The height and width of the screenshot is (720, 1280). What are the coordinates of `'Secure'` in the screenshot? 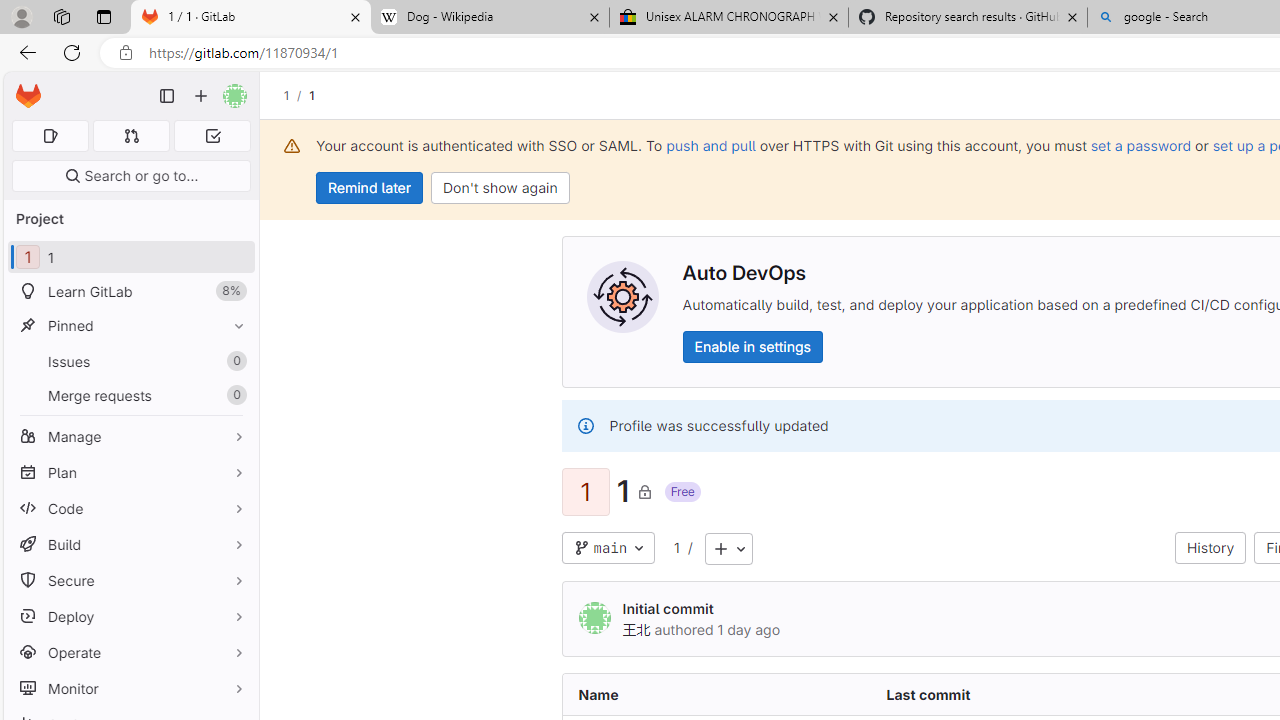 It's located at (130, 580).